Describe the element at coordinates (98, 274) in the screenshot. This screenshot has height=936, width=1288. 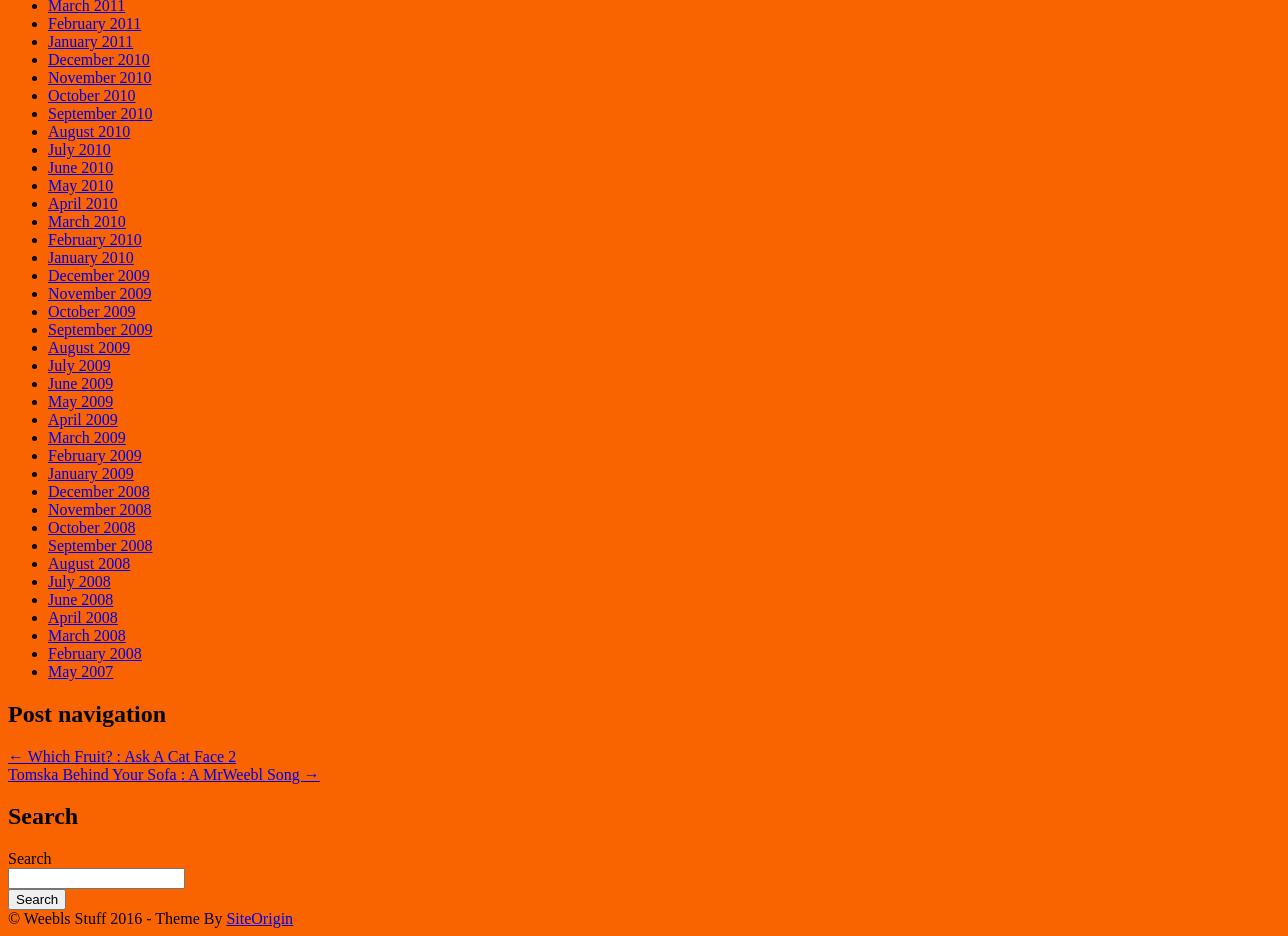
I see `'December 2009'` at that location.